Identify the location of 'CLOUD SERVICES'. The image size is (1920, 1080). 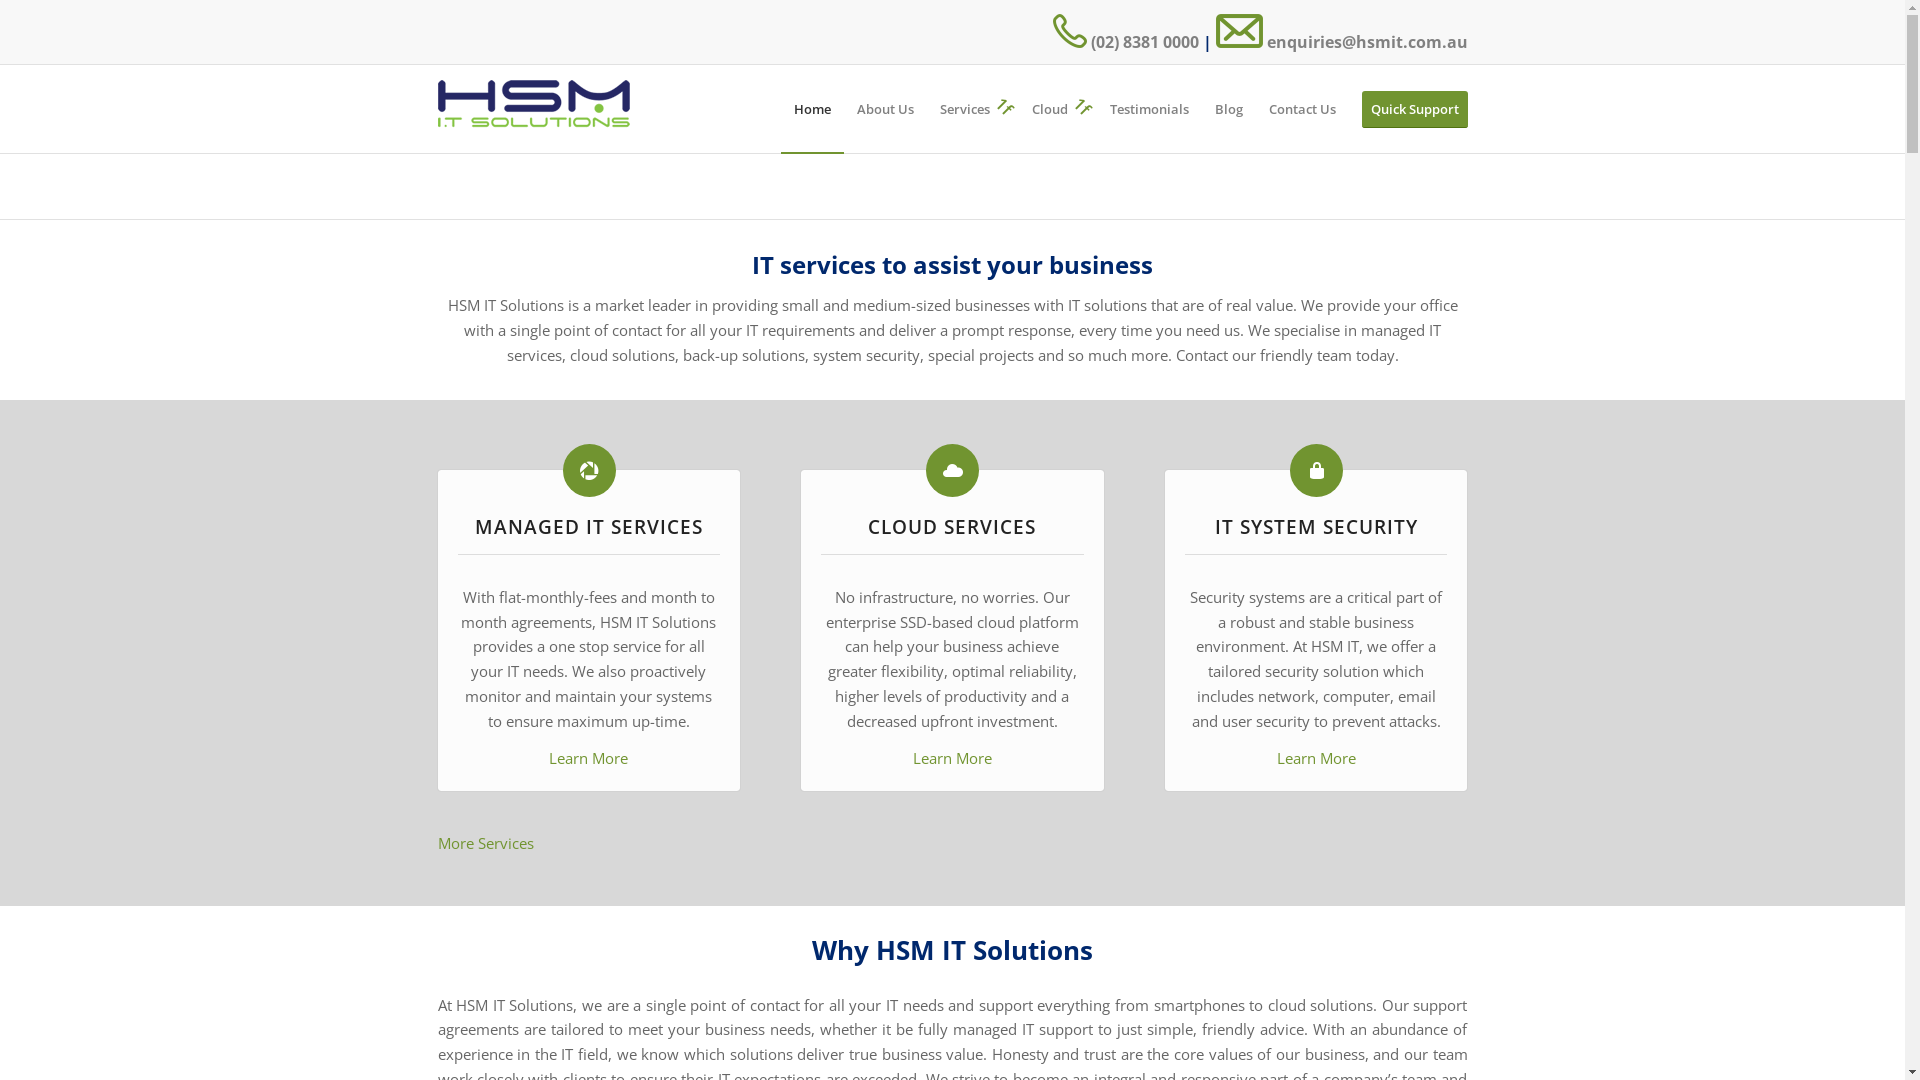
(950, 525).